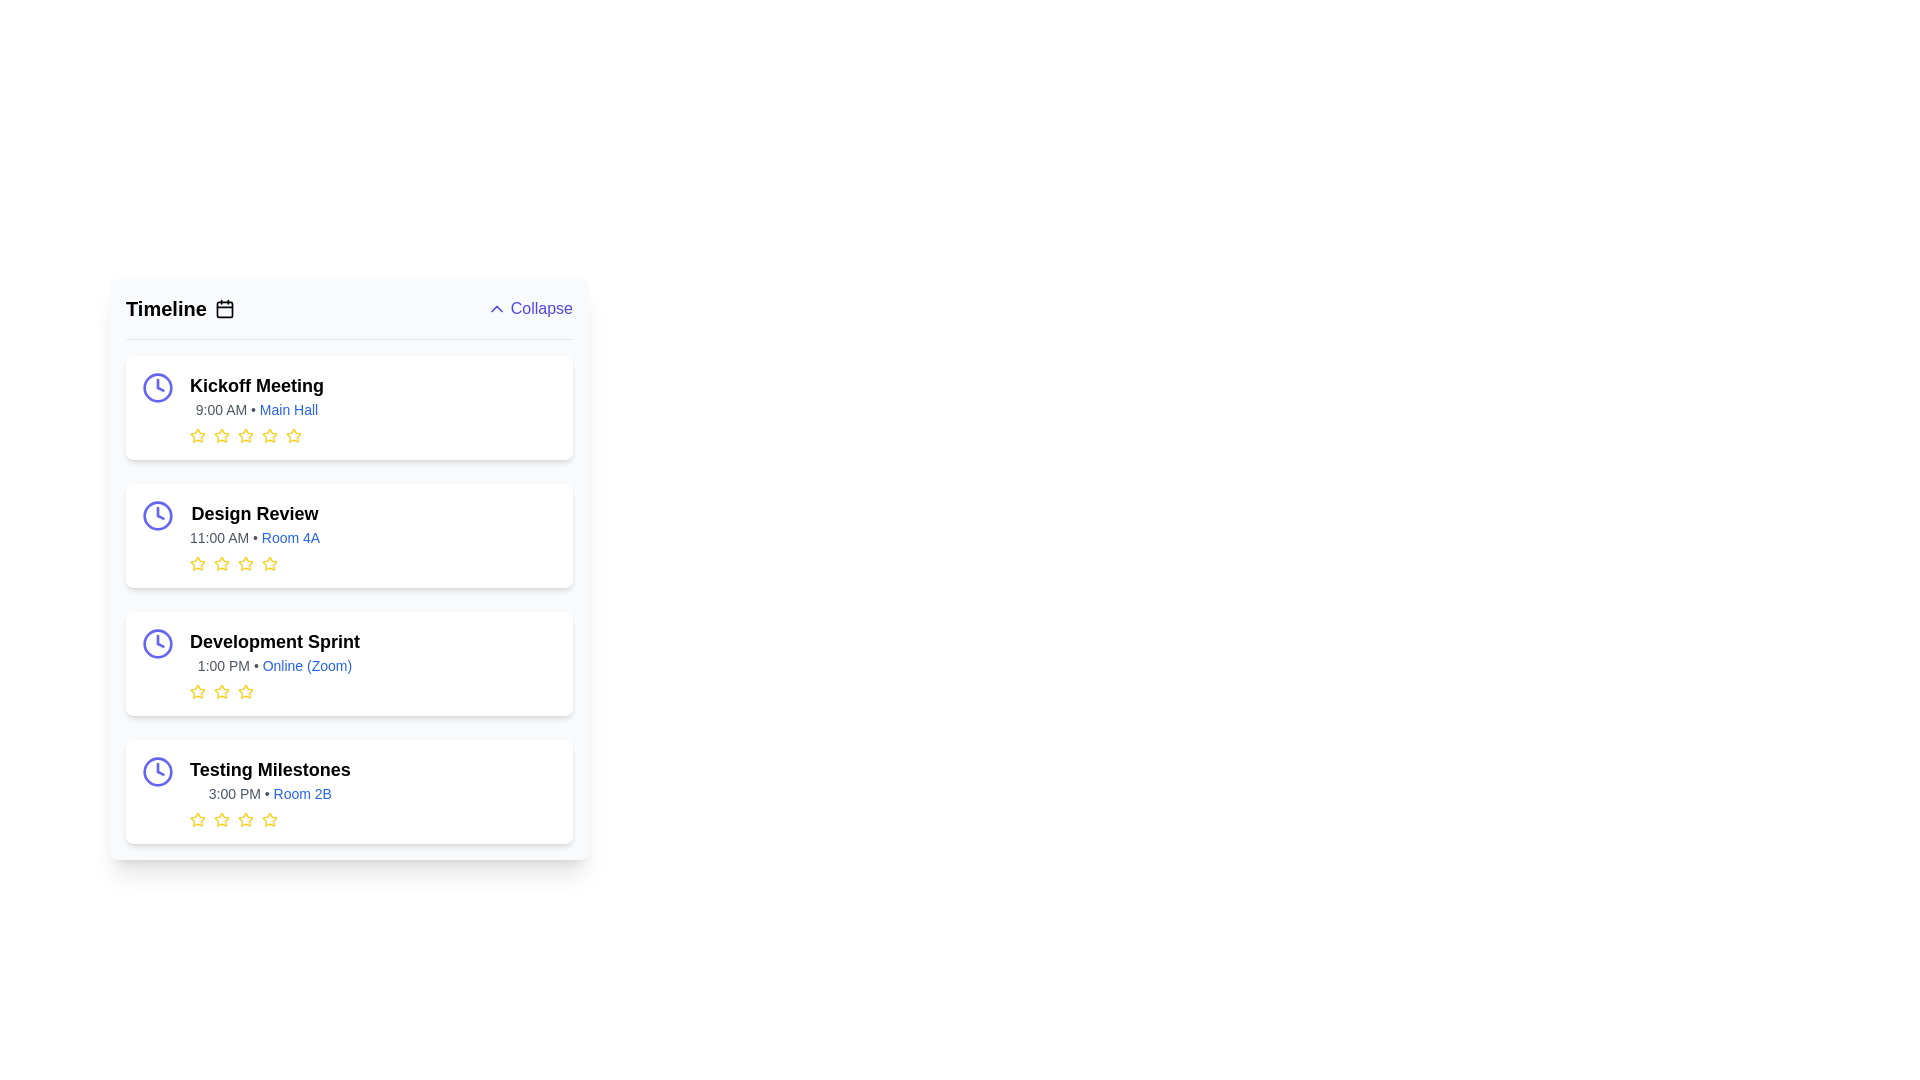 This screenshot has width=1920, height=1080. What do you see at coordinates (306, 666) in the screenshot?
I see `static label displaying the text 'Online (Zoom)' in blue, located next to the time and title of an event in the third item of a timeline list` at bounding box center [306, 666].